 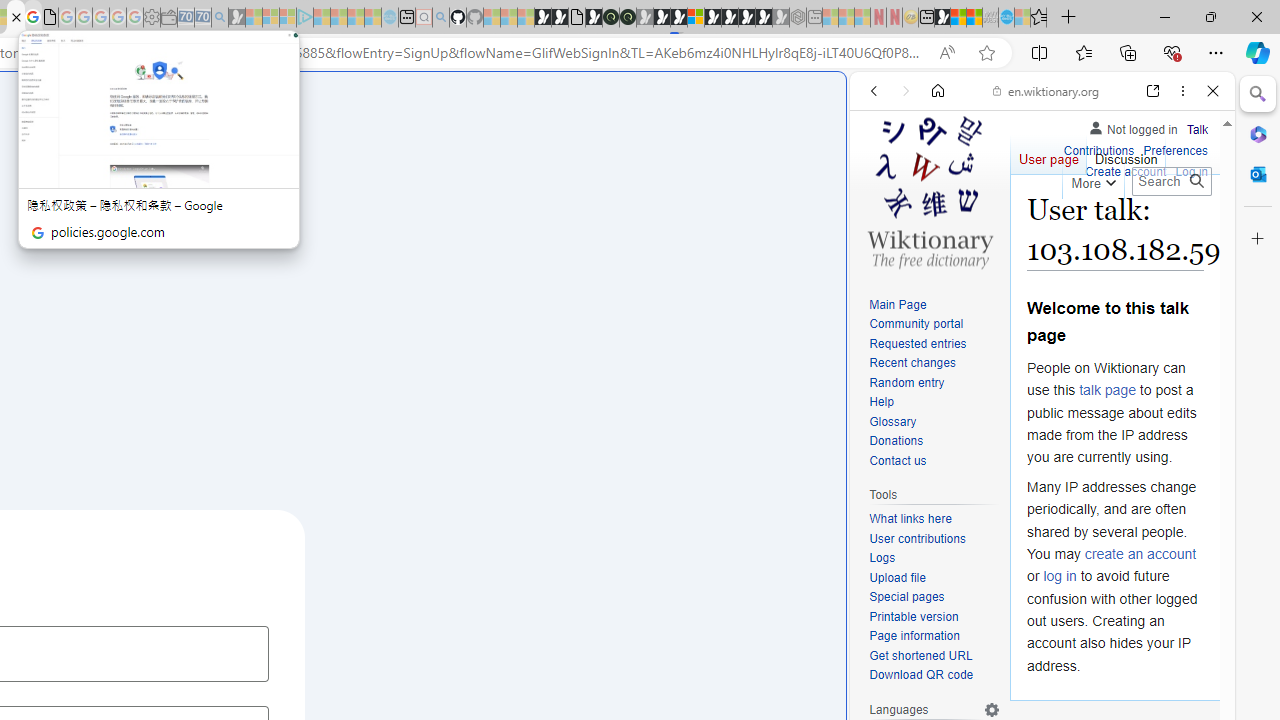 What do you see at coordinates (934, 596) in the screenshot?
I see `'Special pages'` at bounding box center [934, 596].